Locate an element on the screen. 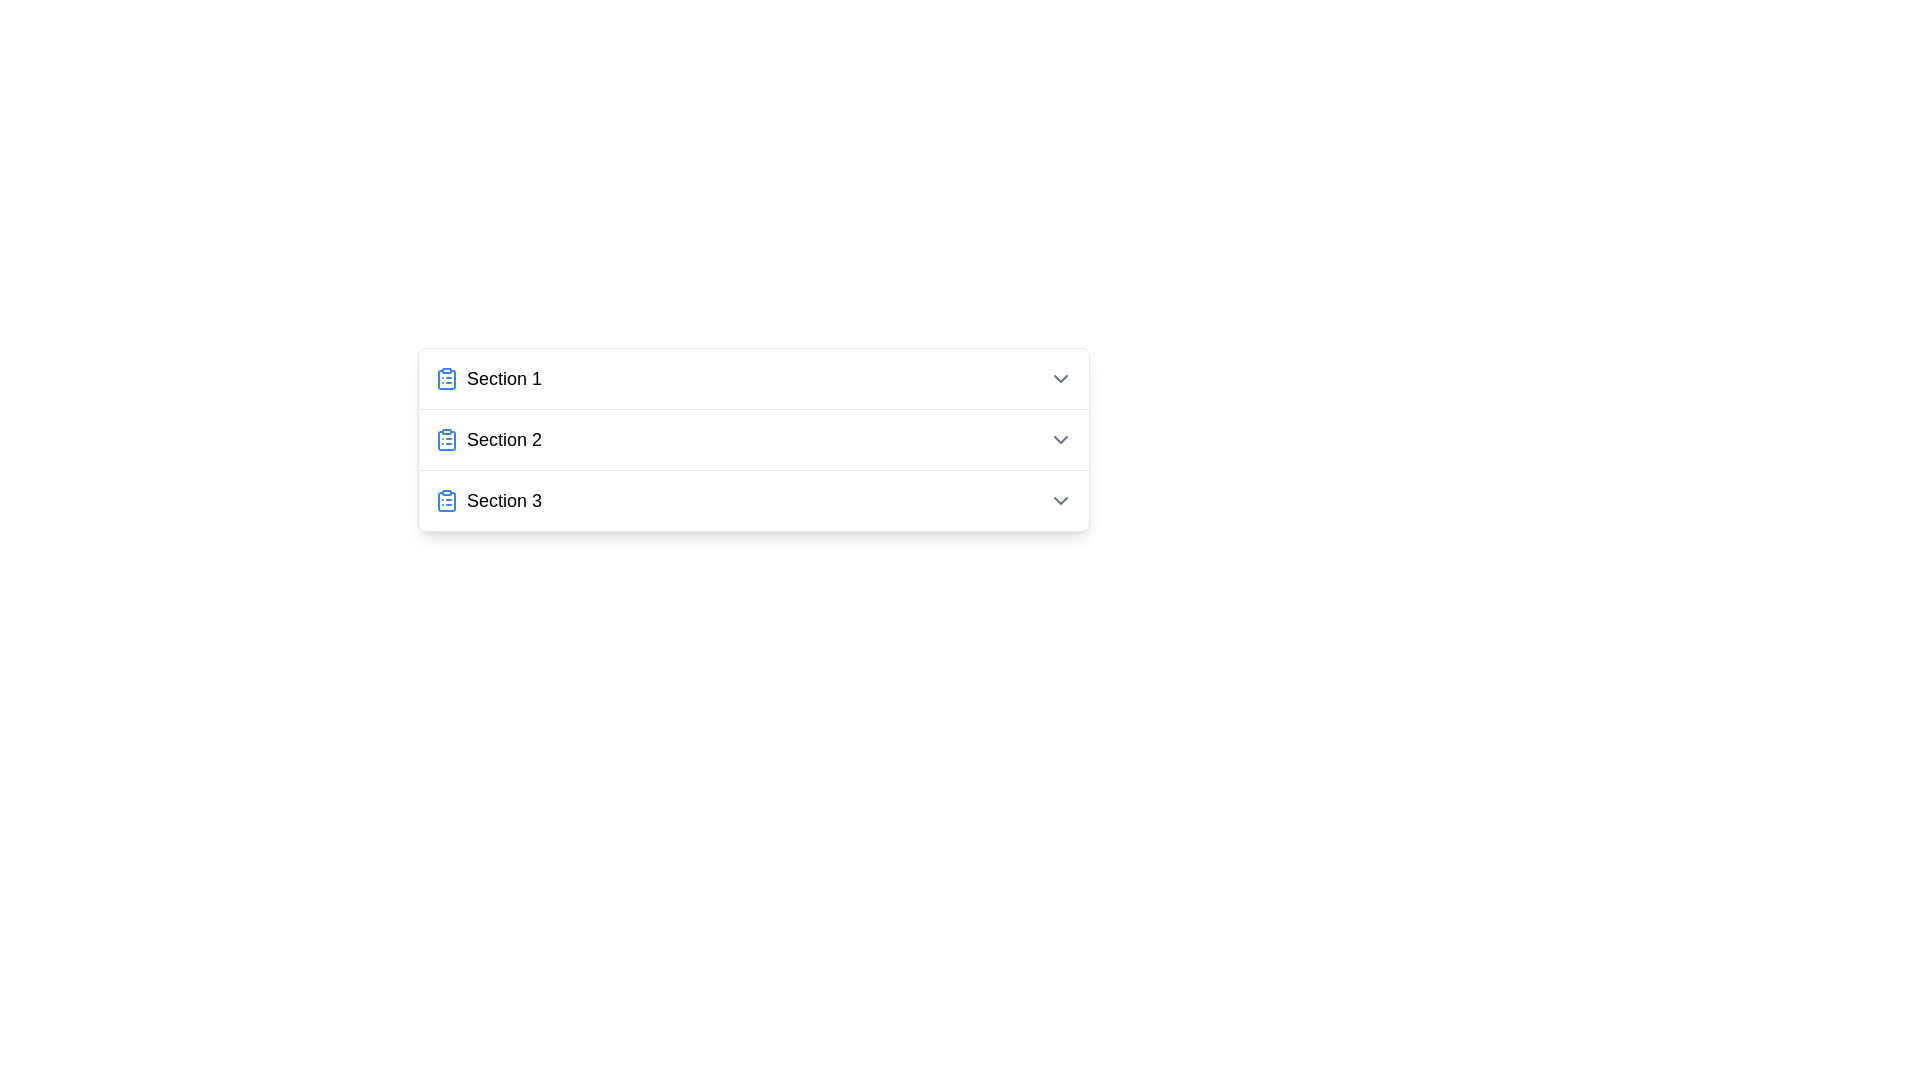 The image size is (1920, 1080). the interactive label 'Section 1' which has a blue clipboard icon to the left of the text, positioned as the first entry in a vertical list is located at coordinates (488, 378).